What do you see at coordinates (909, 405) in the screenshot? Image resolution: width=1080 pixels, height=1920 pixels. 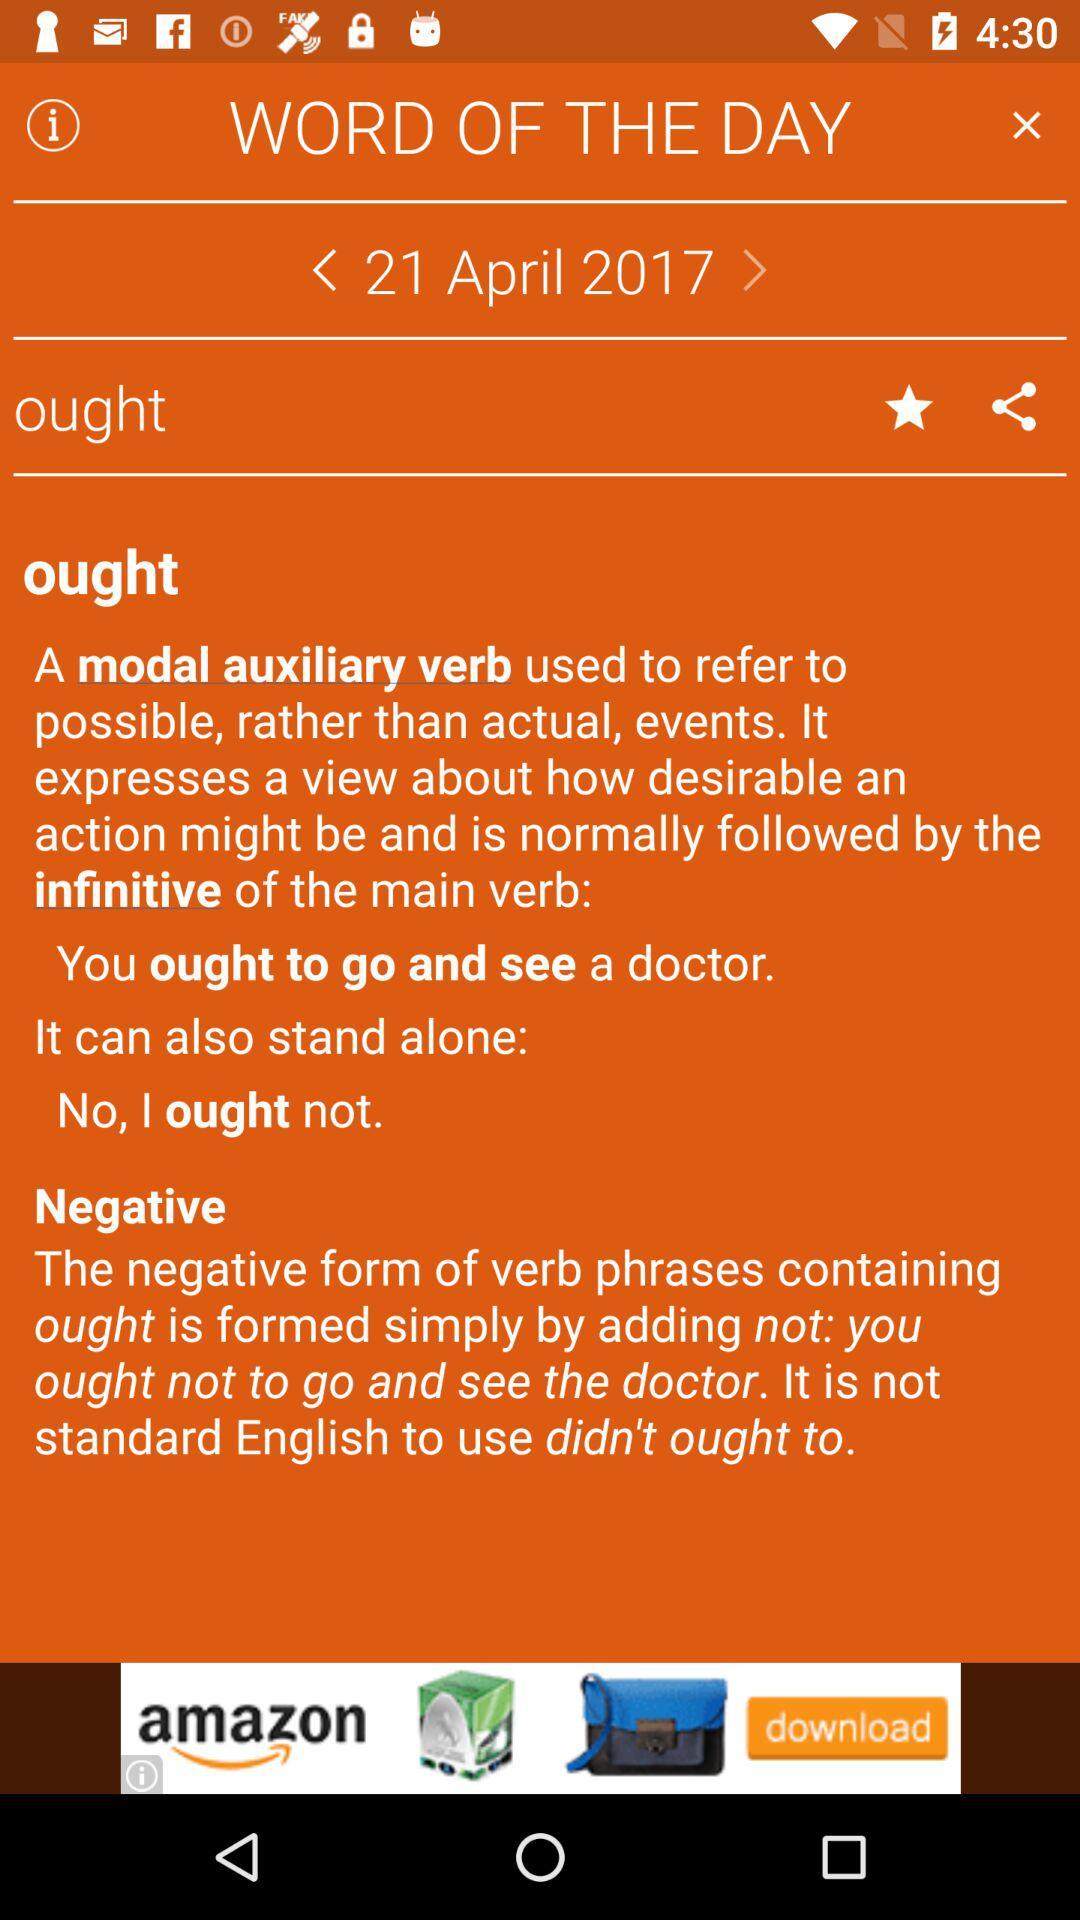 I see `rate this app` at bounding box center [909, 405].